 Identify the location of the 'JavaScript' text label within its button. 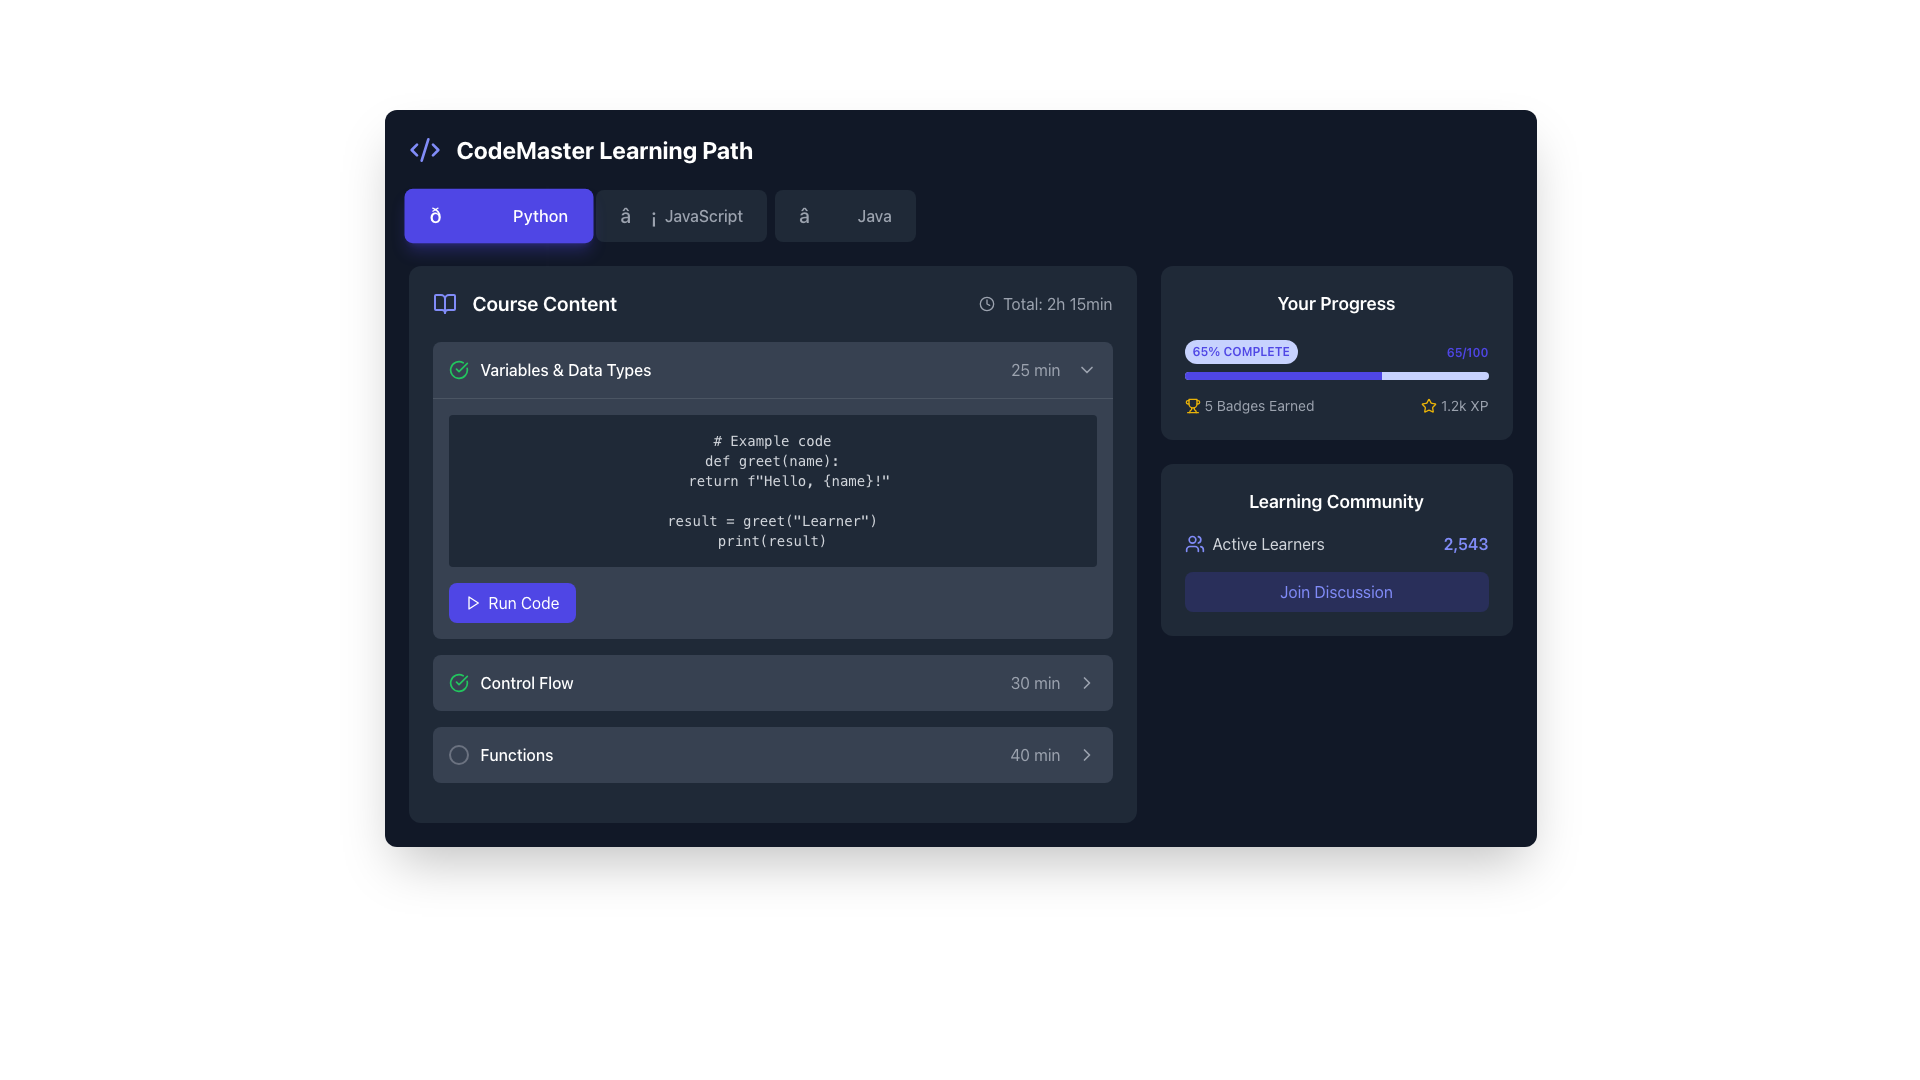
(704, 216).